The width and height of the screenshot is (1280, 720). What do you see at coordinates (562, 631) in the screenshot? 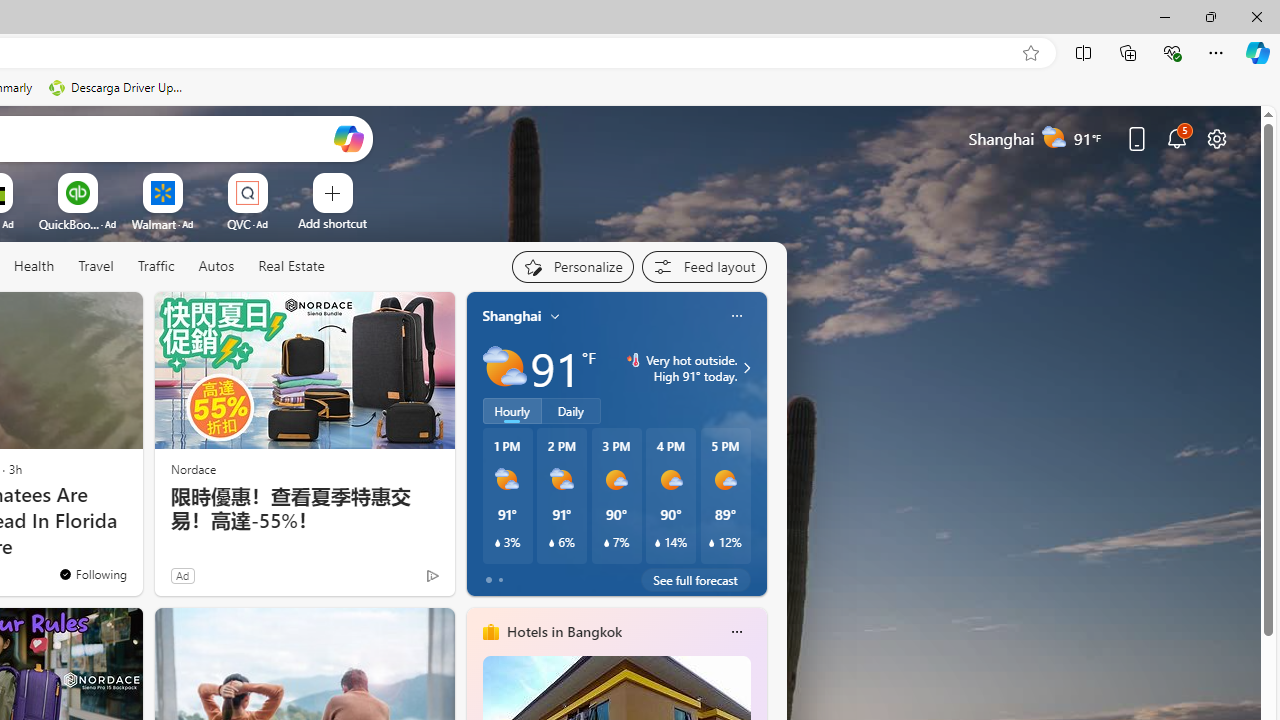
I see `'Hotels in Bangkok'` at bounding box center [562, 631].